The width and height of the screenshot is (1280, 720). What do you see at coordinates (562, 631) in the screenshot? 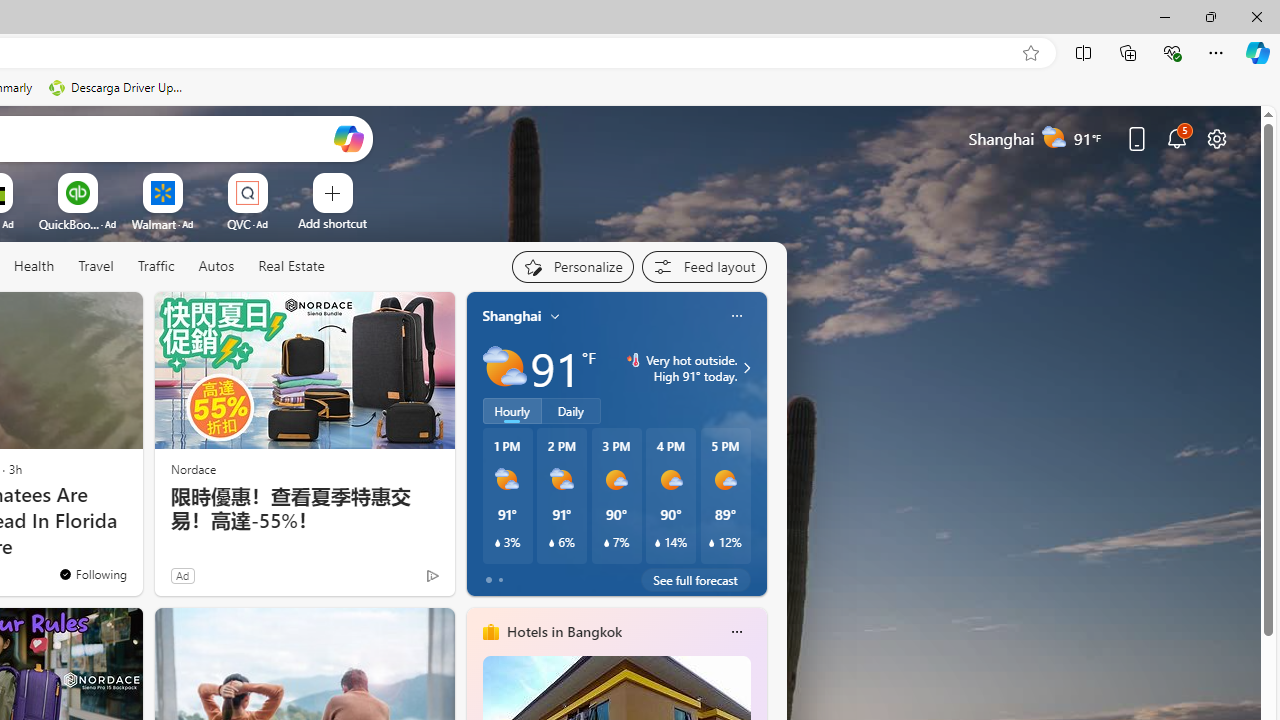
I see `'Hotels in Bangkok'` at bounding box center [562, 631].